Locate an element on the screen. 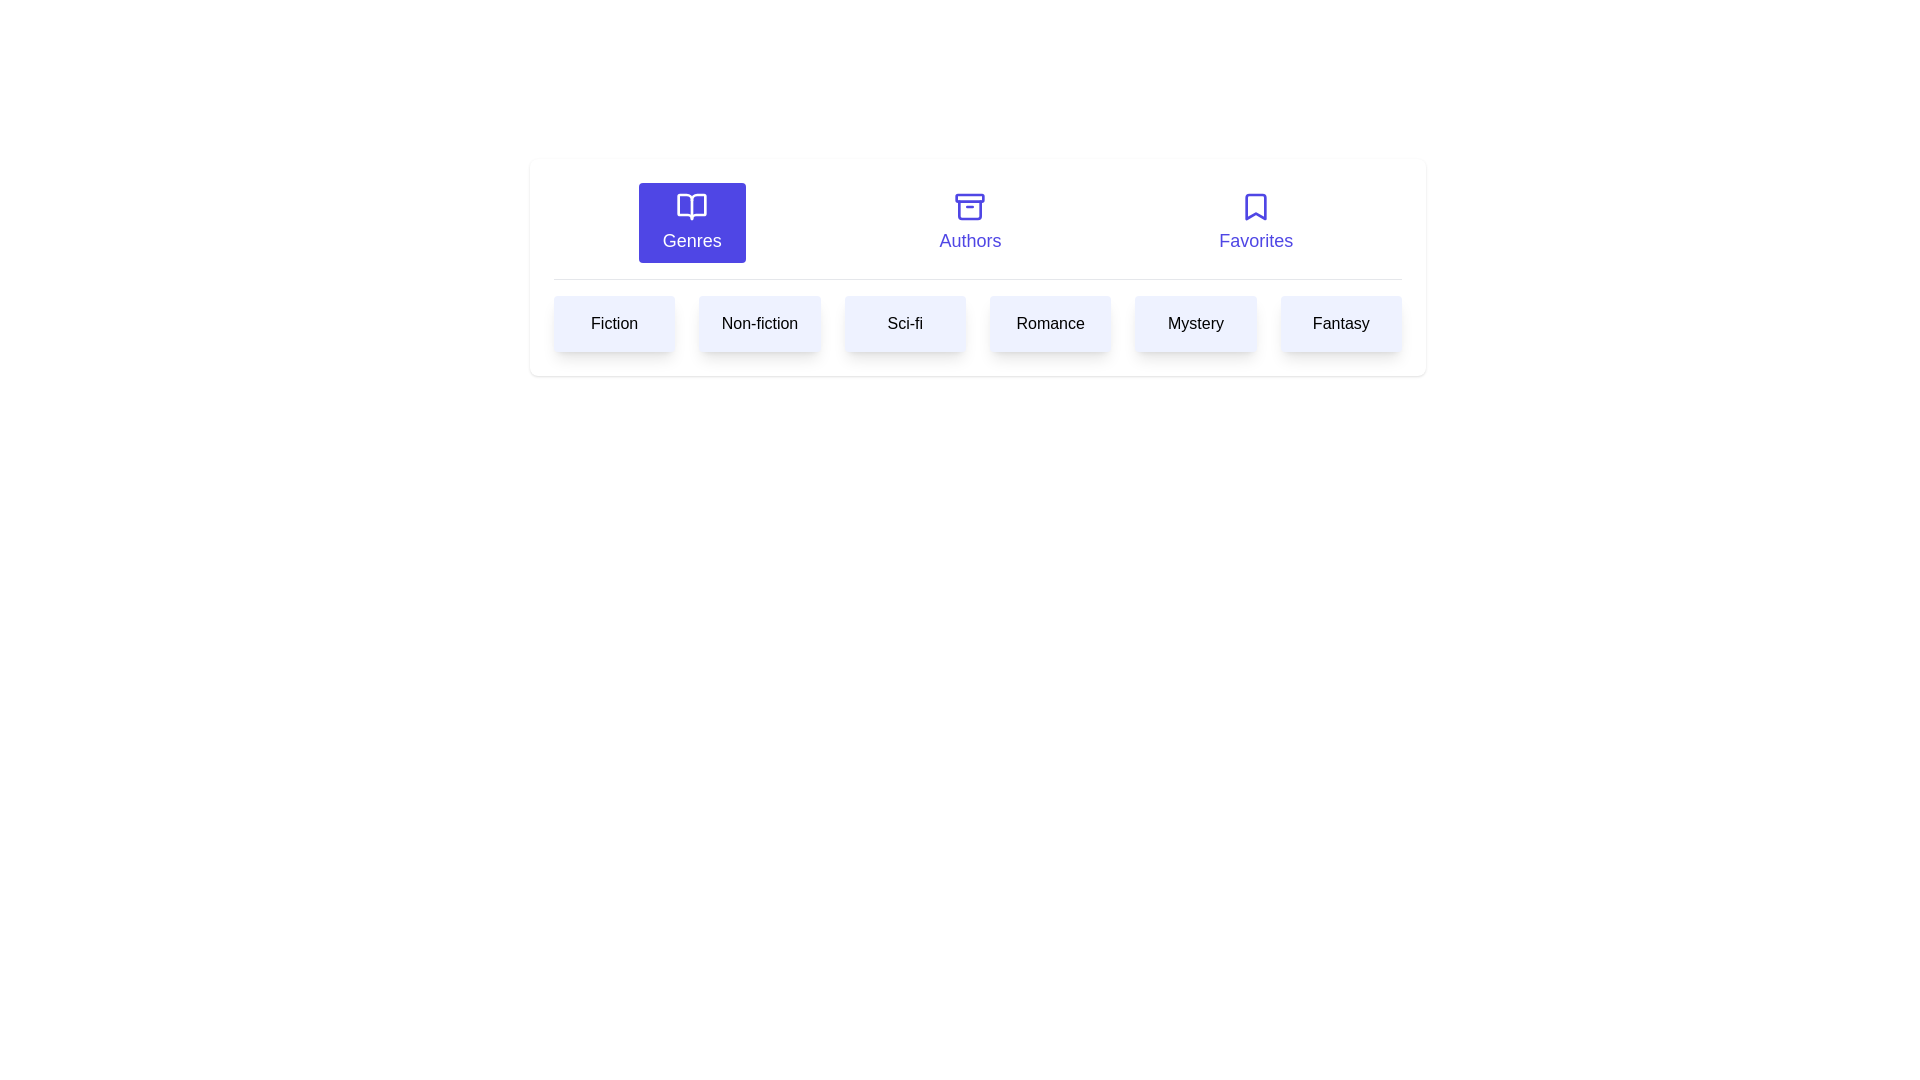 The image size is (1920, 1080). the genre tile labeled Fiction is located at coordinates (613, 323).